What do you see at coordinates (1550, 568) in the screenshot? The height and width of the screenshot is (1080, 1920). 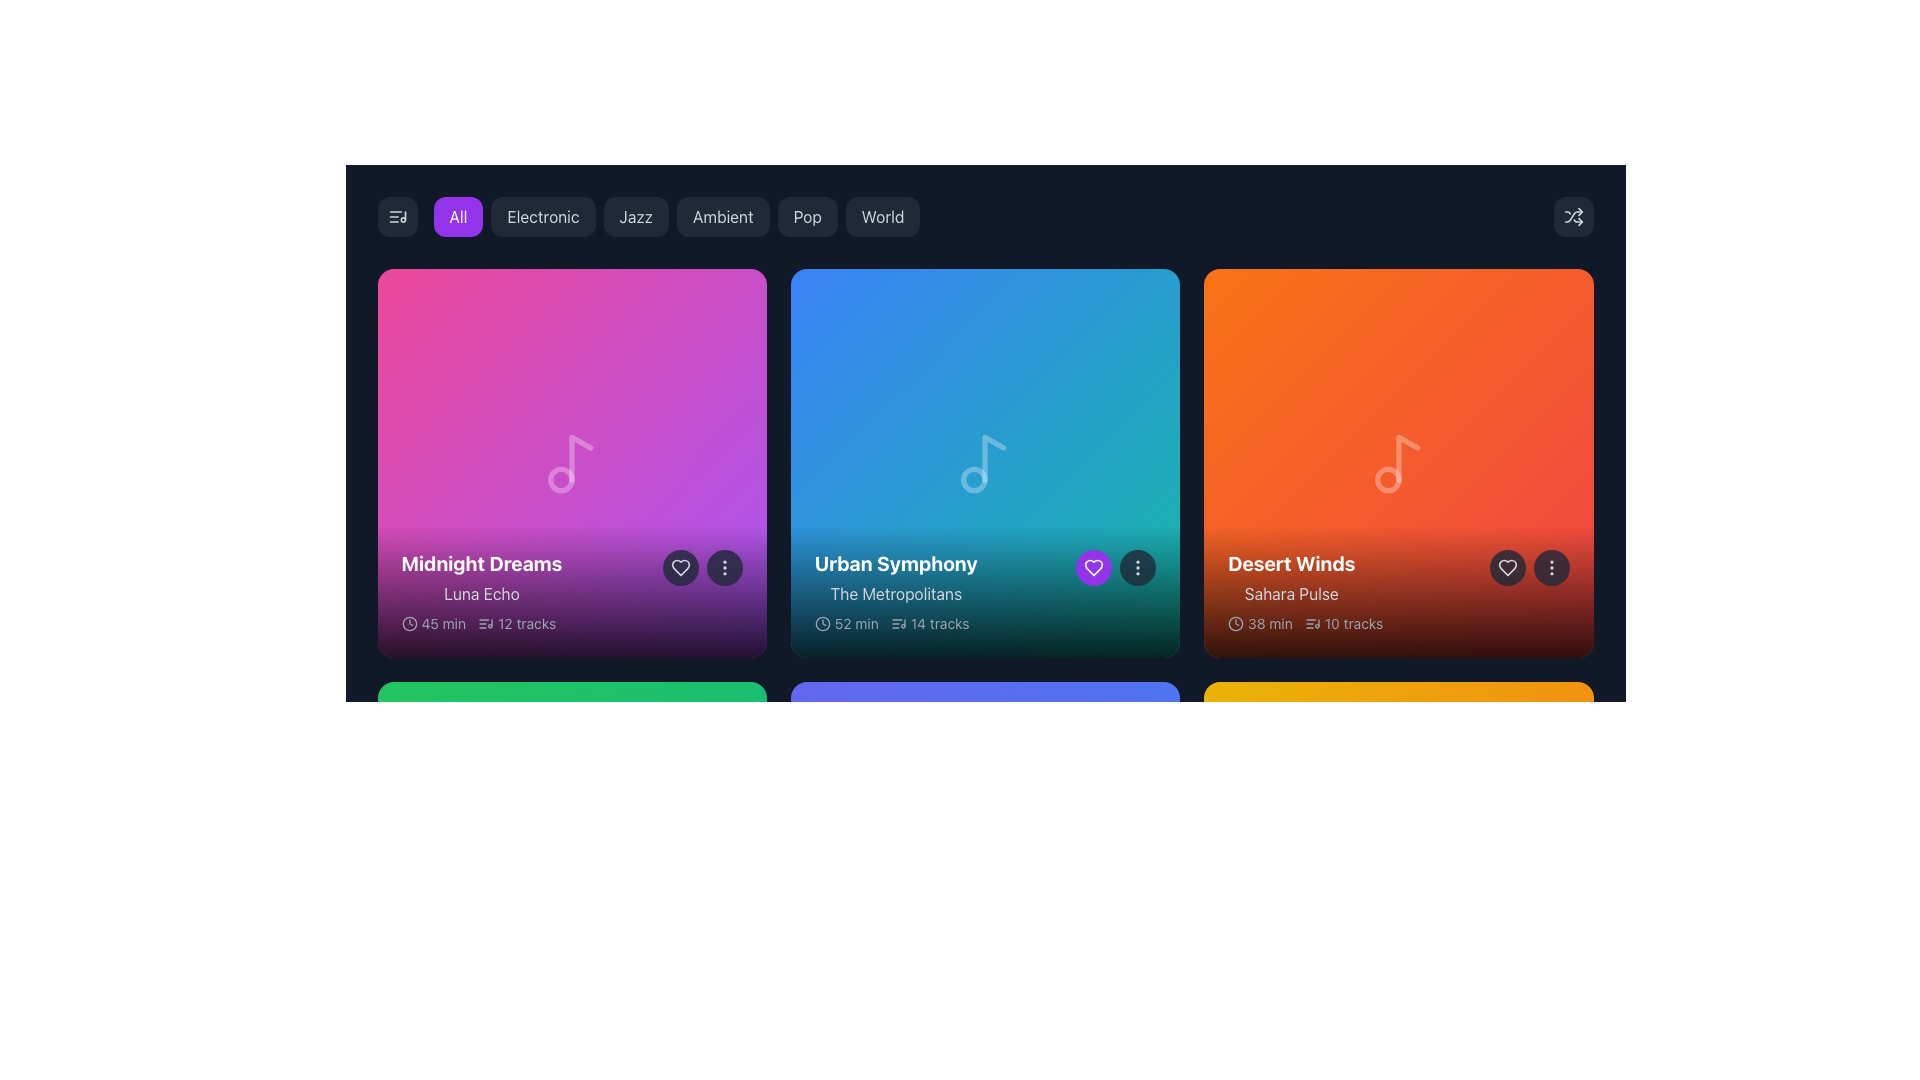 I see `the vertical ellipsis icon located in the bottom-right corner of the 'Desert Winds' card` at bounding box center [1550, 568].